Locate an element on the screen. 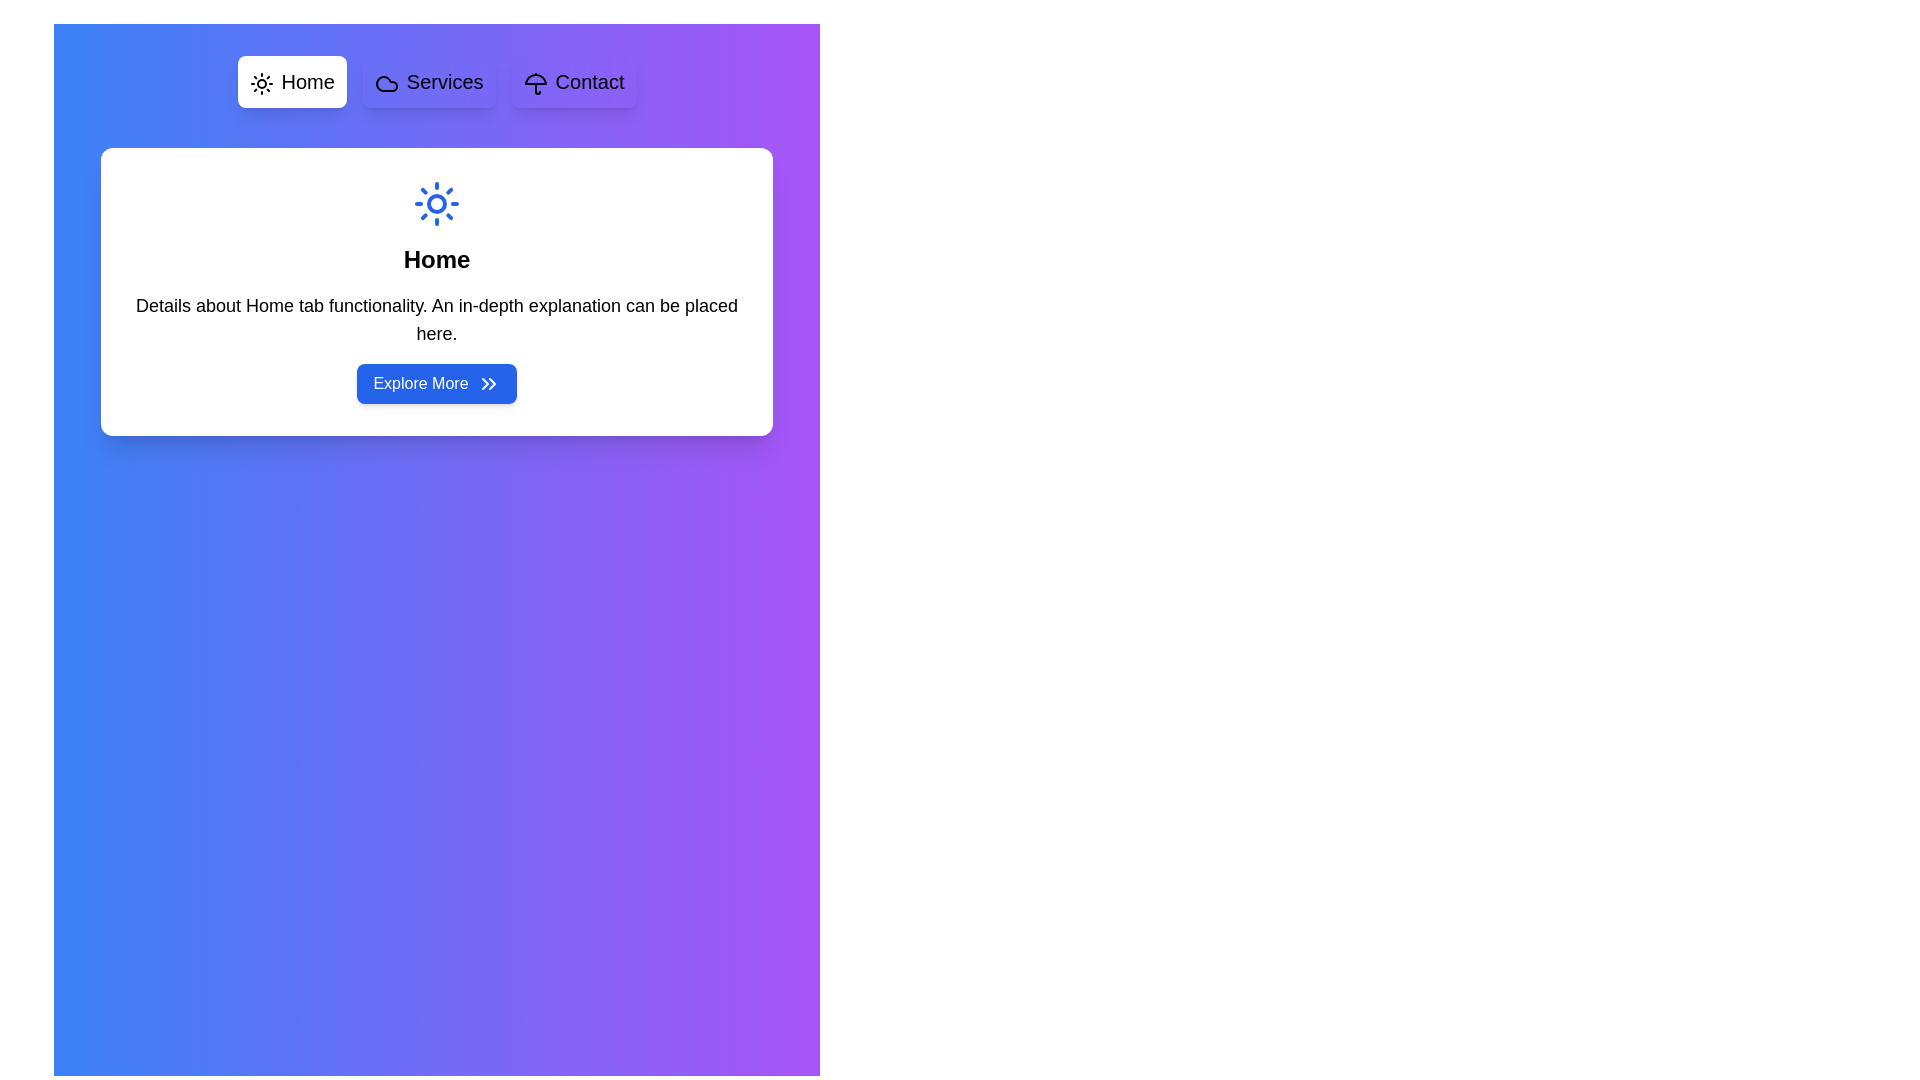 This screenshot has height=1080, width=1920. the 'Contact' button, which is the last of three horizontally aligned buttons is located at coordinates (573, 80).